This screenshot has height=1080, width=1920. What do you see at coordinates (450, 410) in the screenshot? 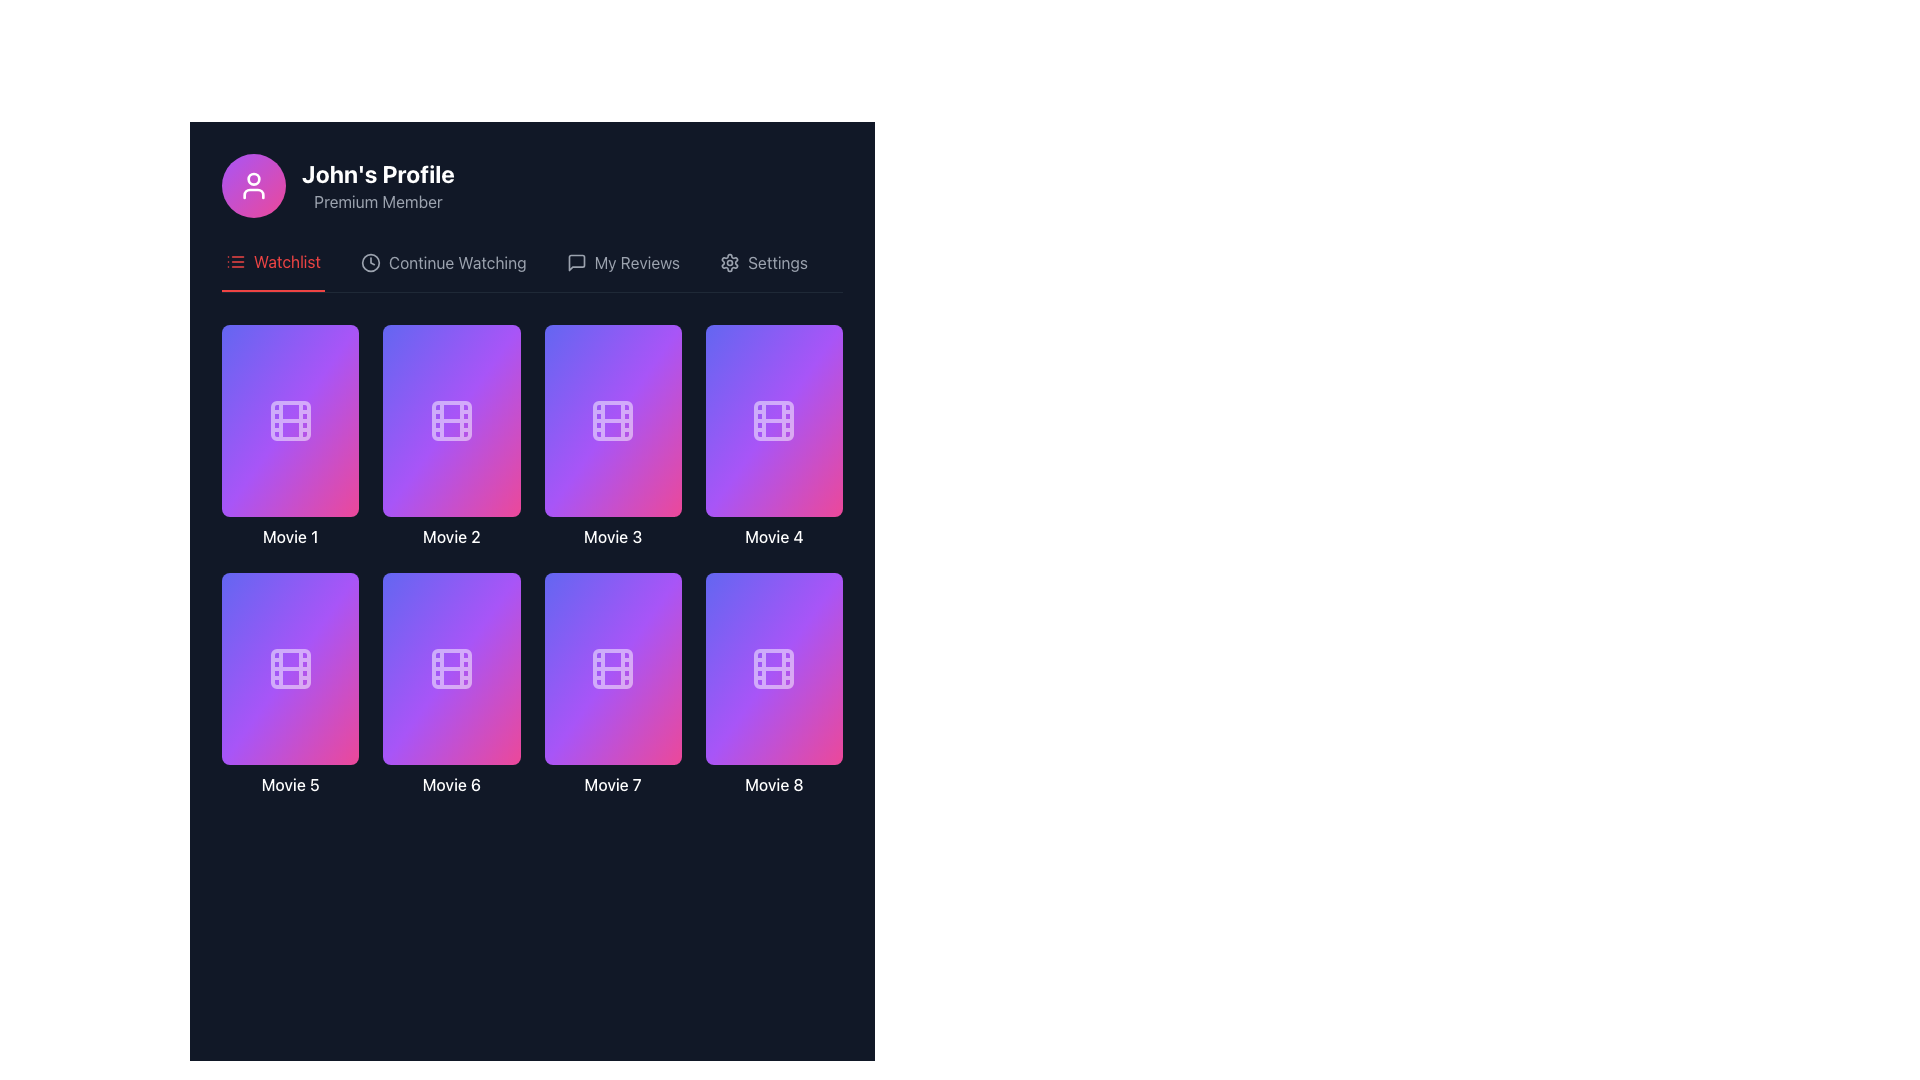
I see `the Play button (triangle within a circular red button) to initiate playback of the movie 'Movie 2'` at bounding box center [450, 410].